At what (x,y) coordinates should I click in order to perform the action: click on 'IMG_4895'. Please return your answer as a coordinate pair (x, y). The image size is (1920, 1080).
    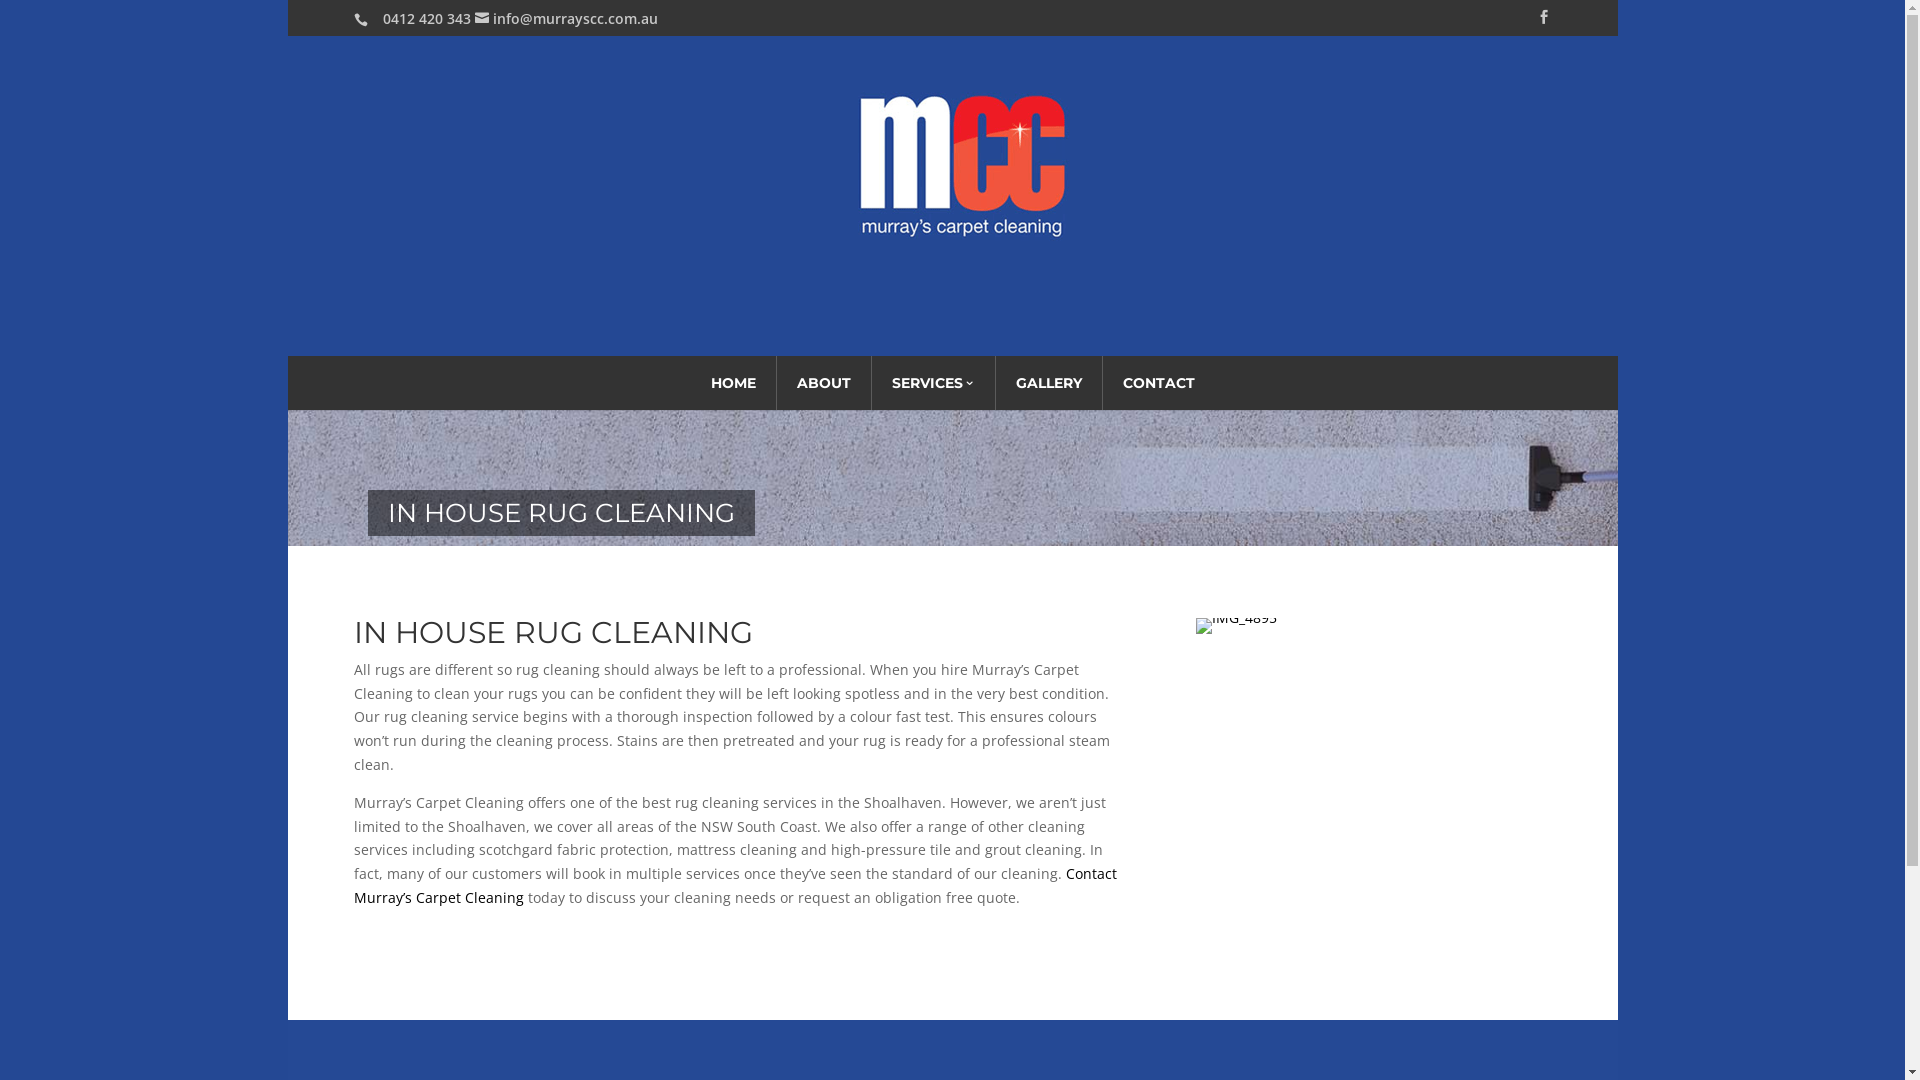
    Looking at the image, I should click on (1235, 616).